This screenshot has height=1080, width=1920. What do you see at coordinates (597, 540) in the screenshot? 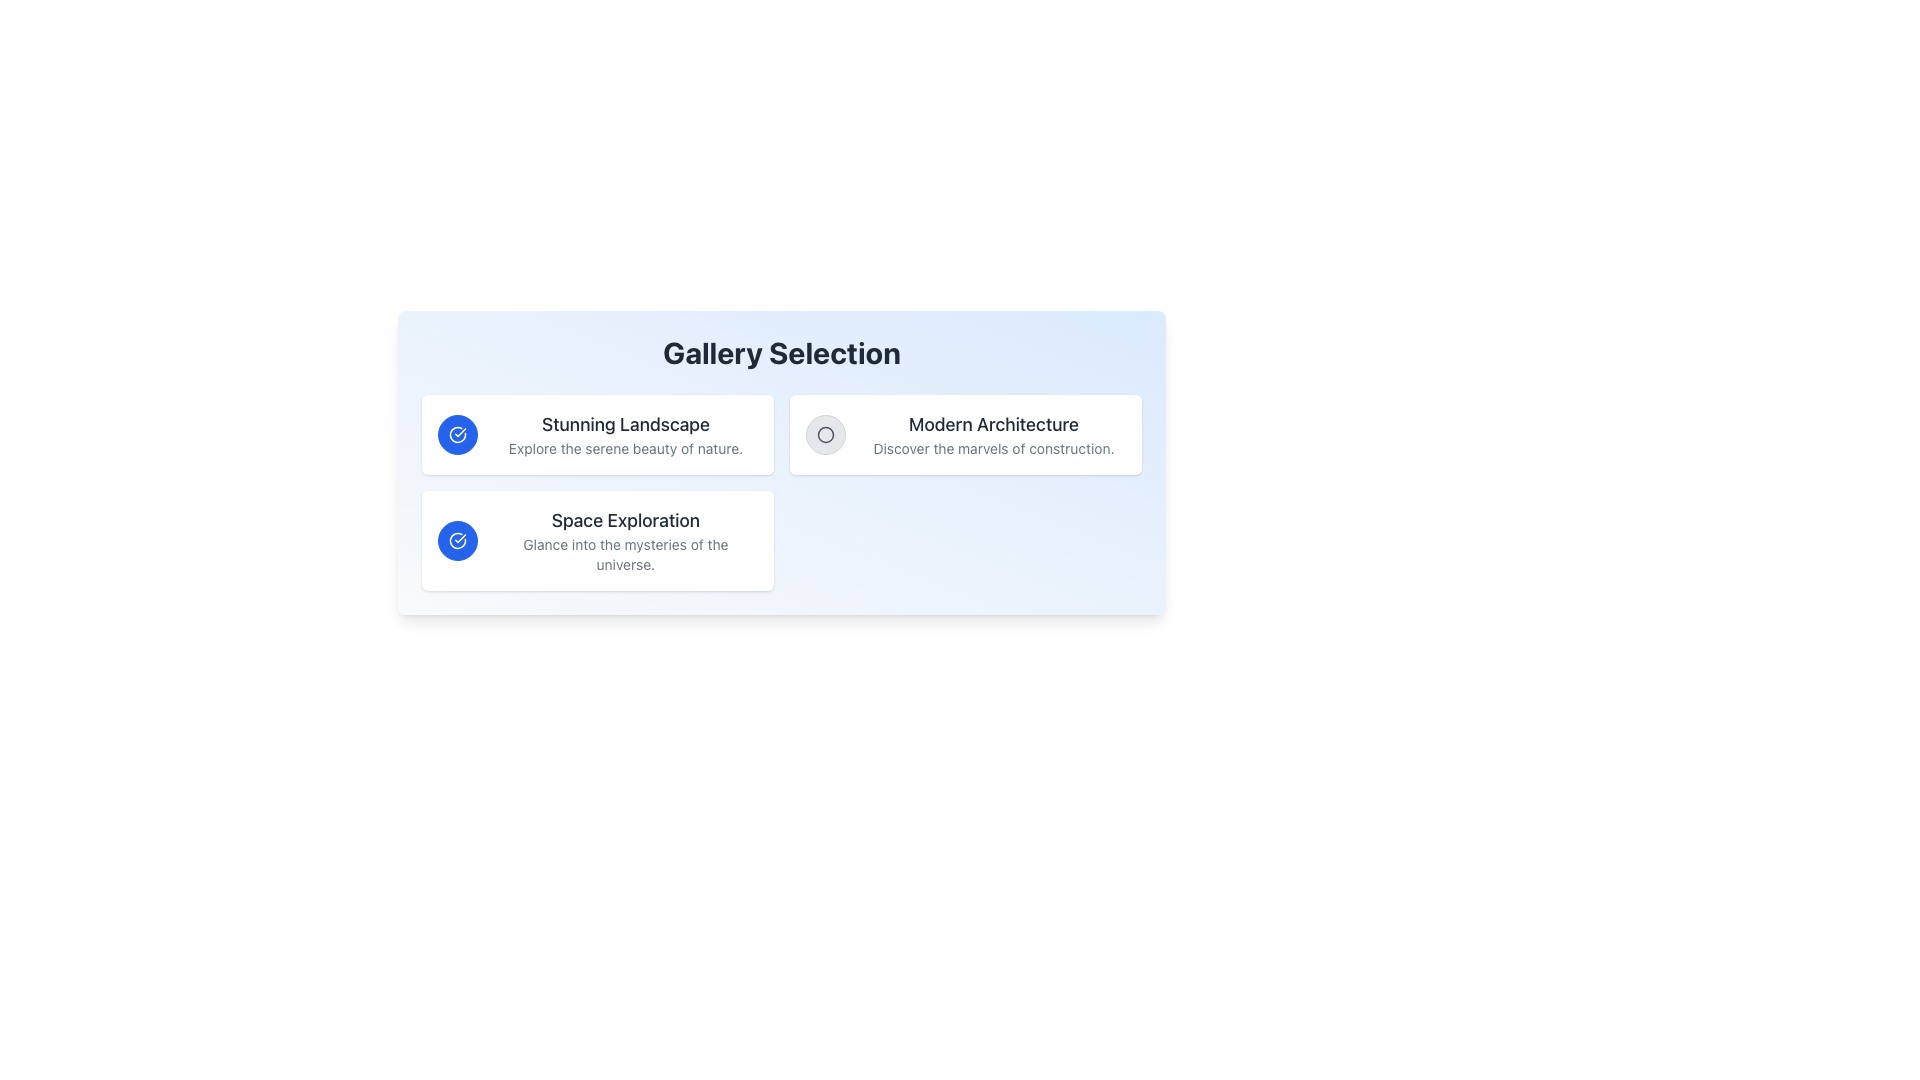
I see `the Informational Card about 'Space Exploration'` at bounding box center [597, 540].